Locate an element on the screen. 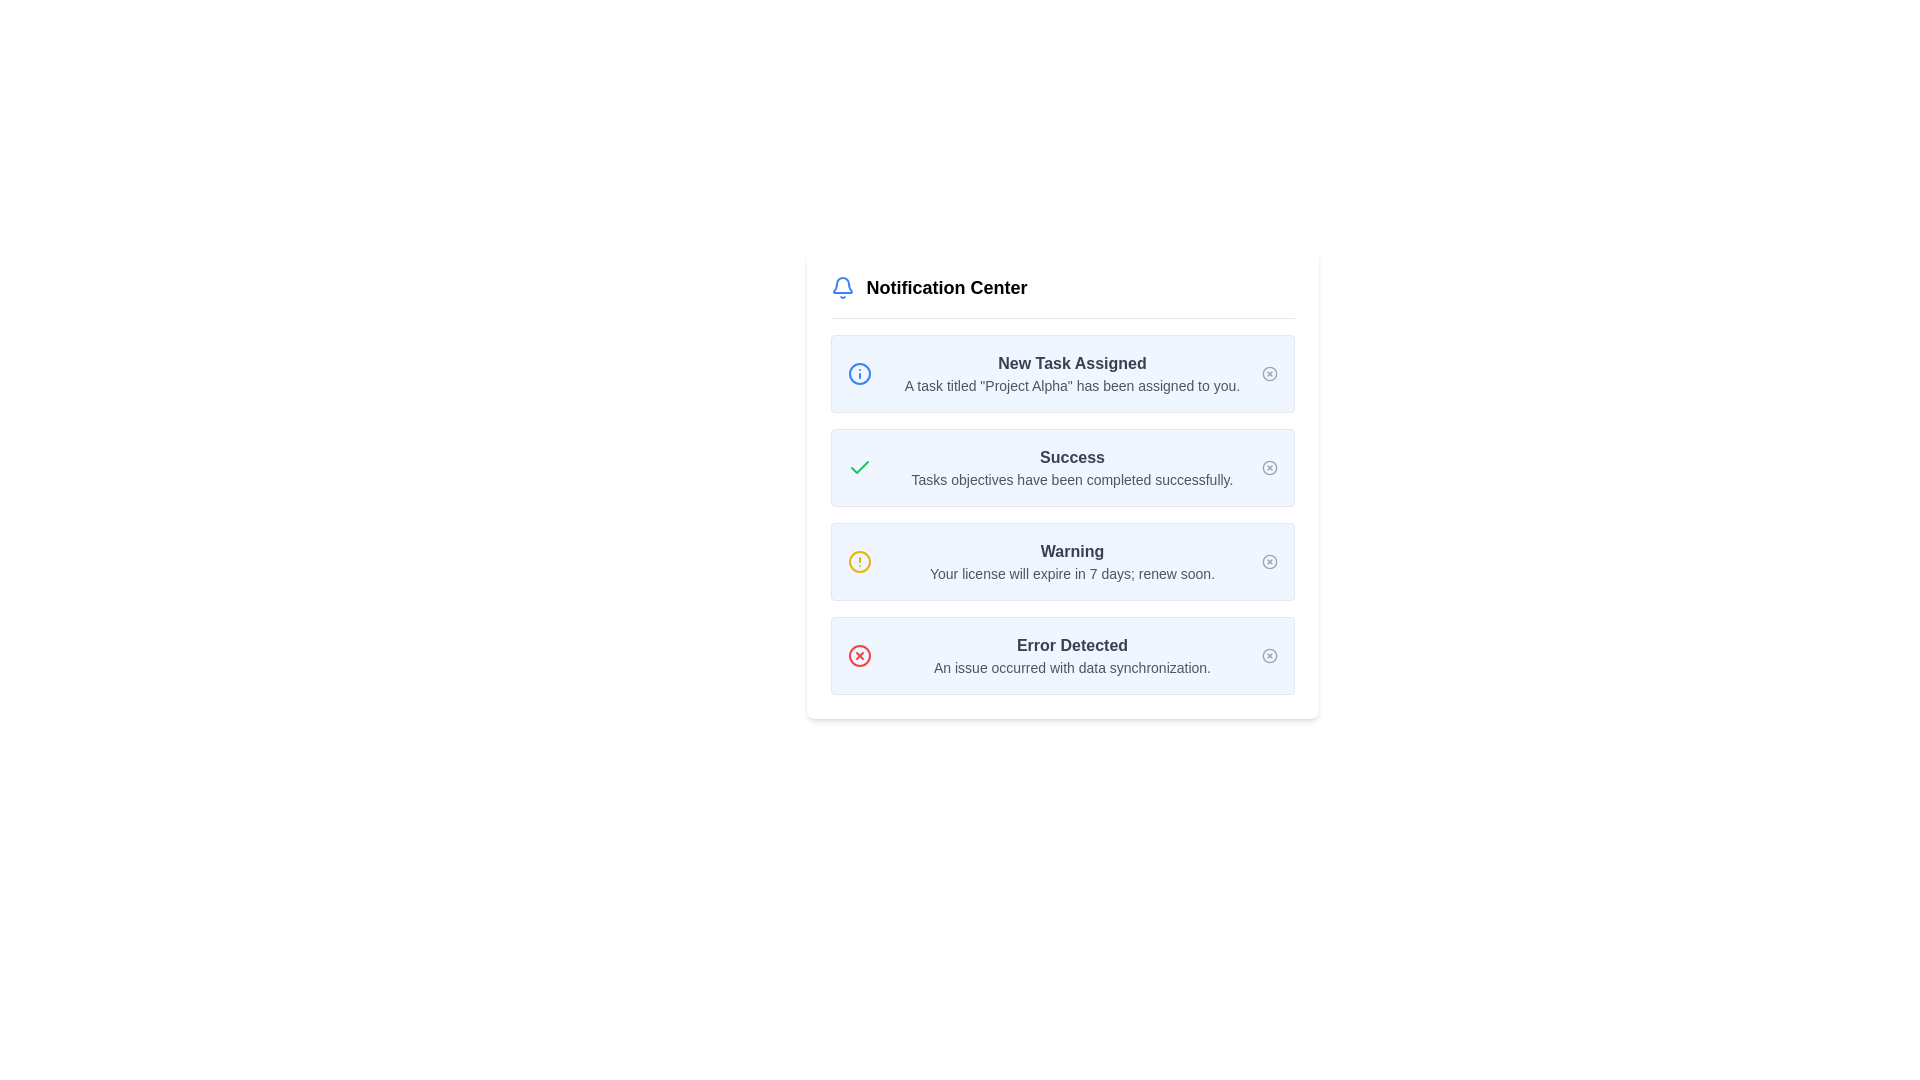 The height and width of the screenshot is (1080, 1920). the small circular icon button located at the far-right of the 'Error Detected' notification alert to change its appearance from light gray to red is located at coordinates (1268, 655).